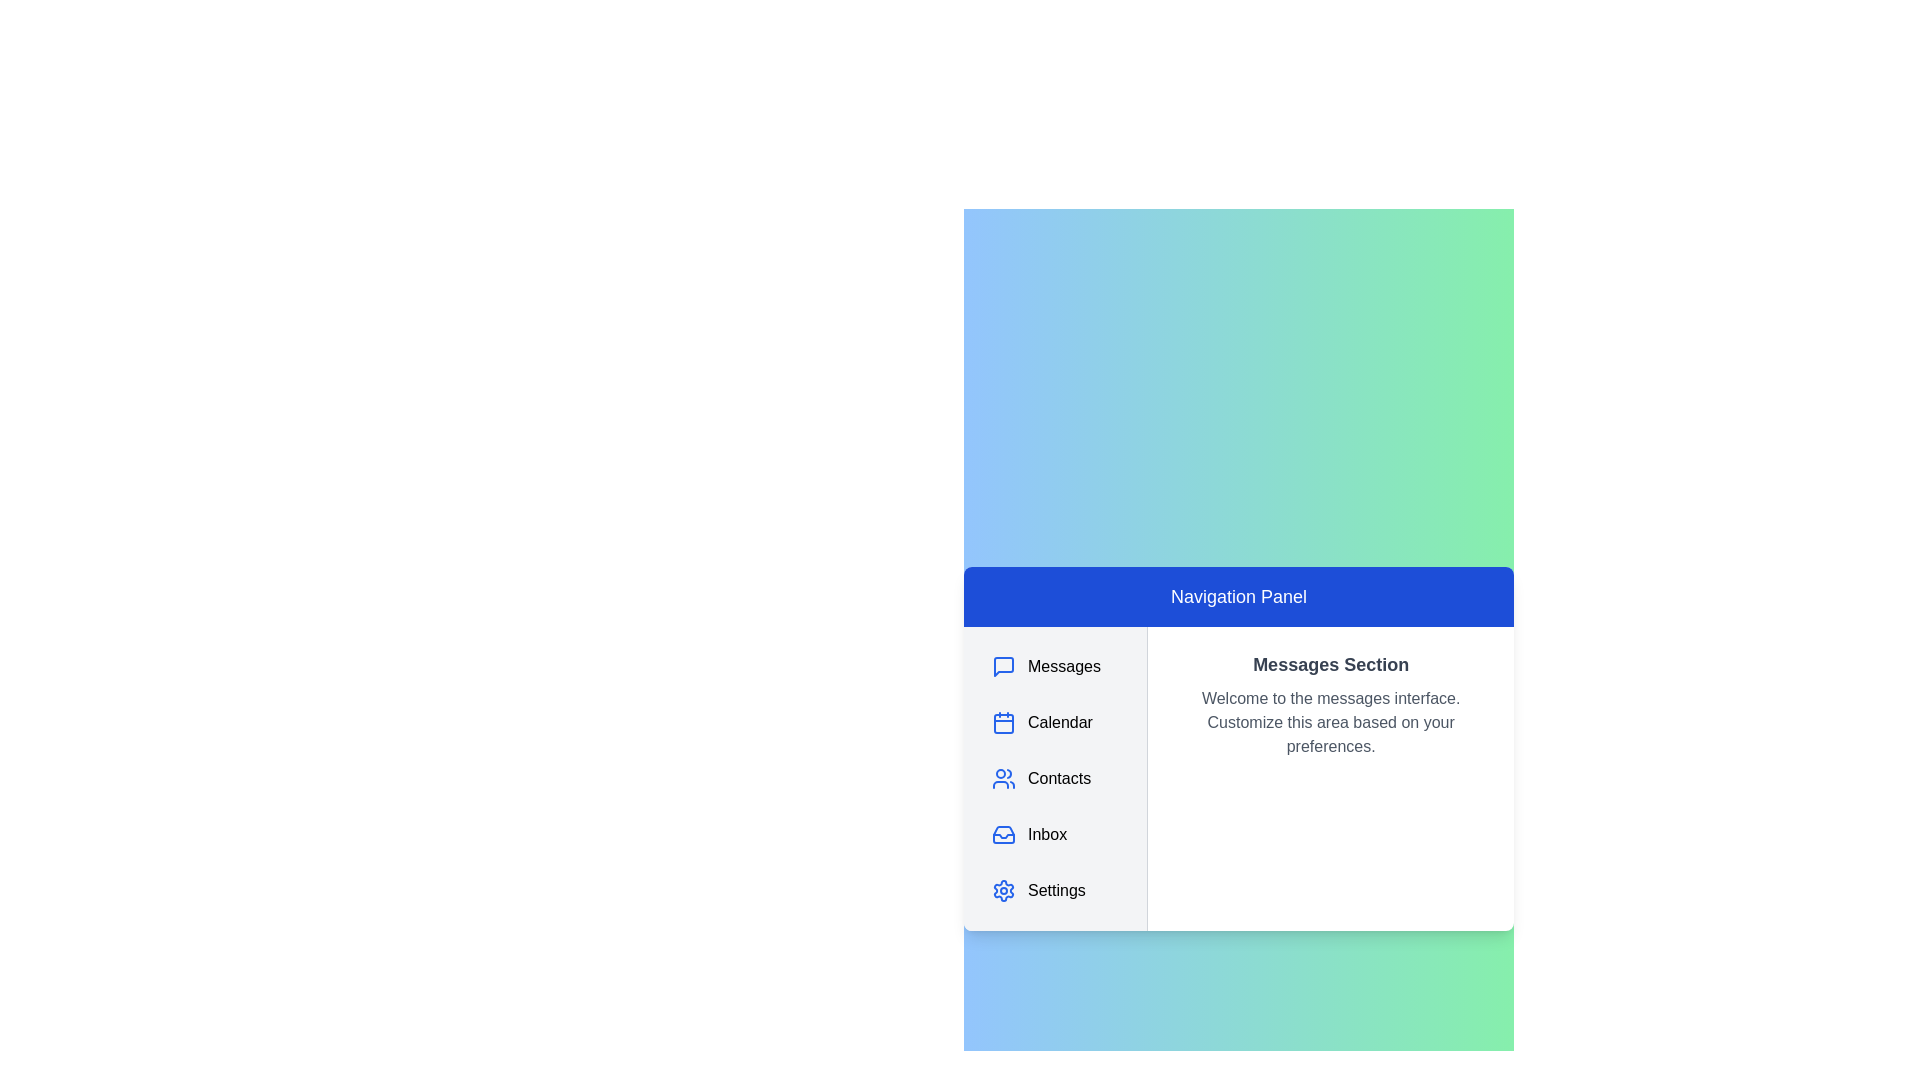  Describe the element at coordinates (1003, 890) in the screenshot. I see `the Settings section by clicking its icon in the navigation panel` at that location.